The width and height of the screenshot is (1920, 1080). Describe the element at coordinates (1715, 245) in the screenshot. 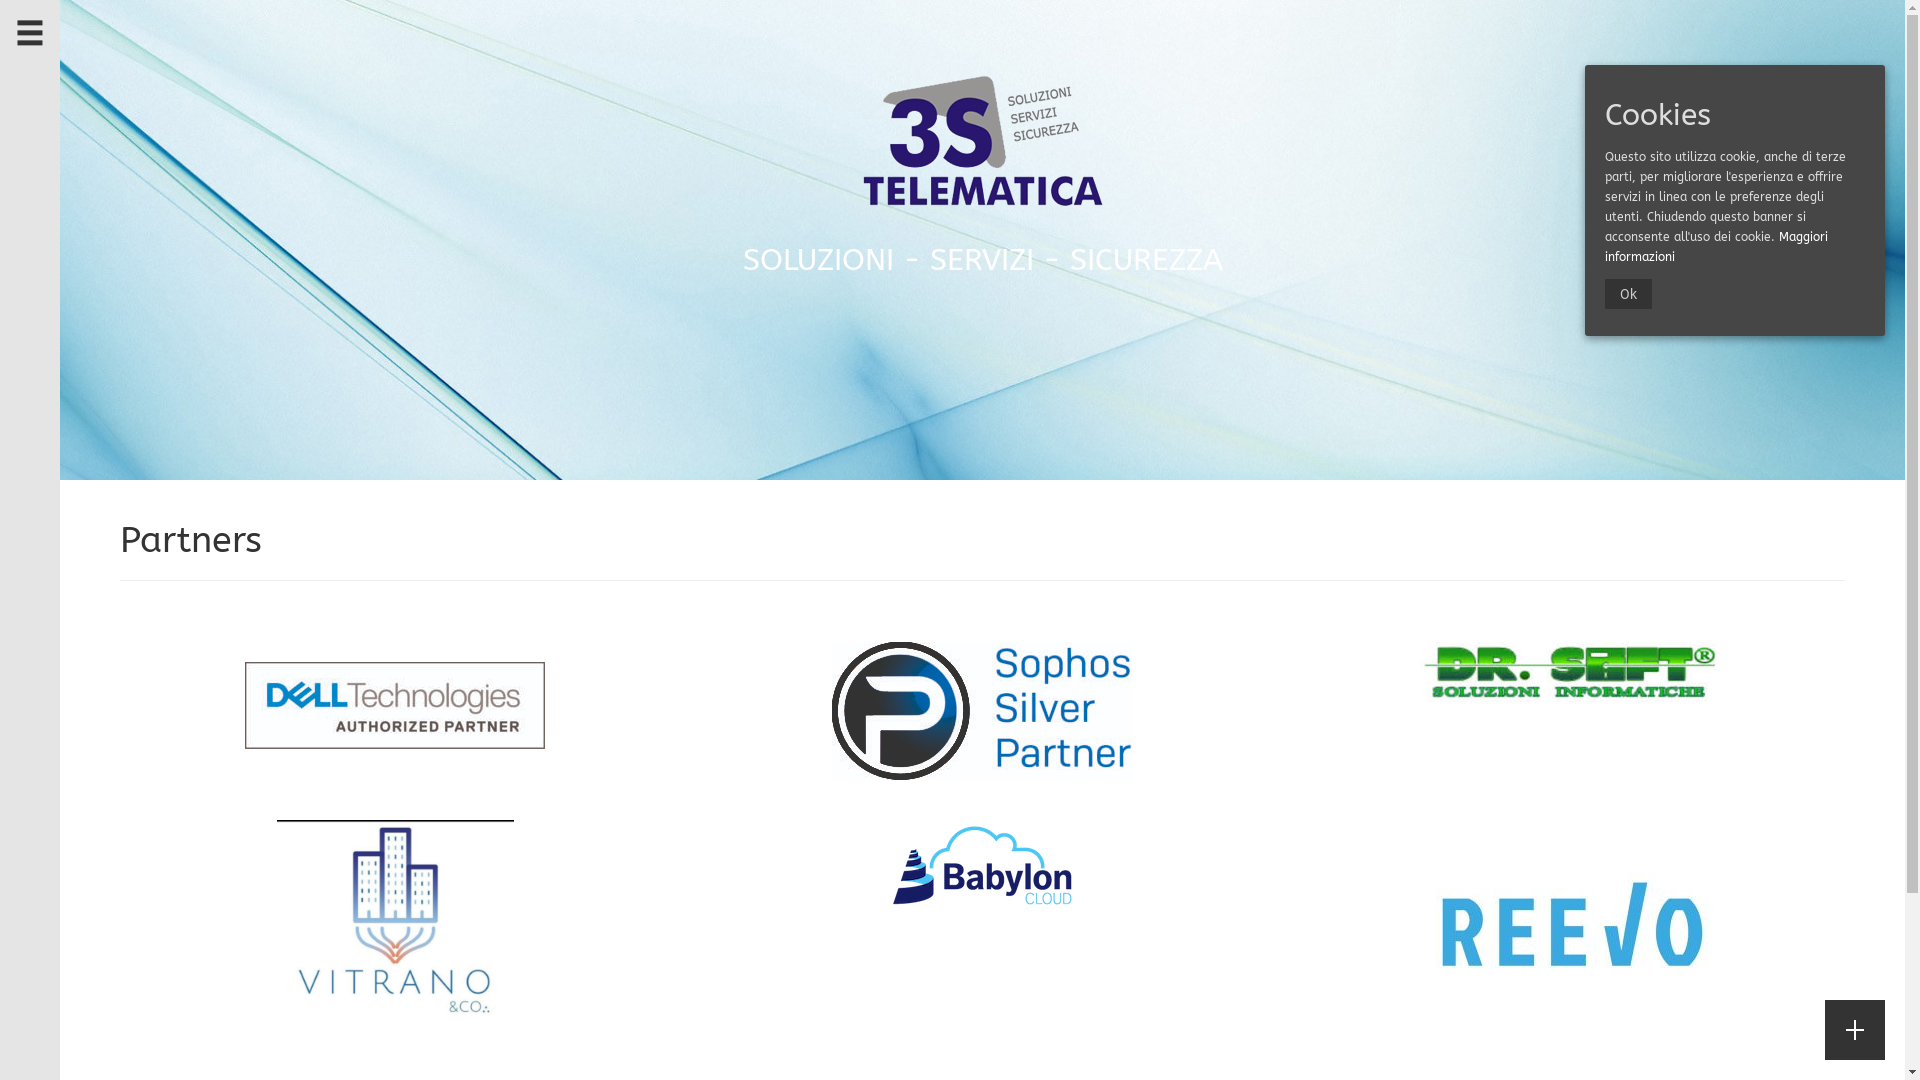

I see `'Maggiori informazioni'` at that location.